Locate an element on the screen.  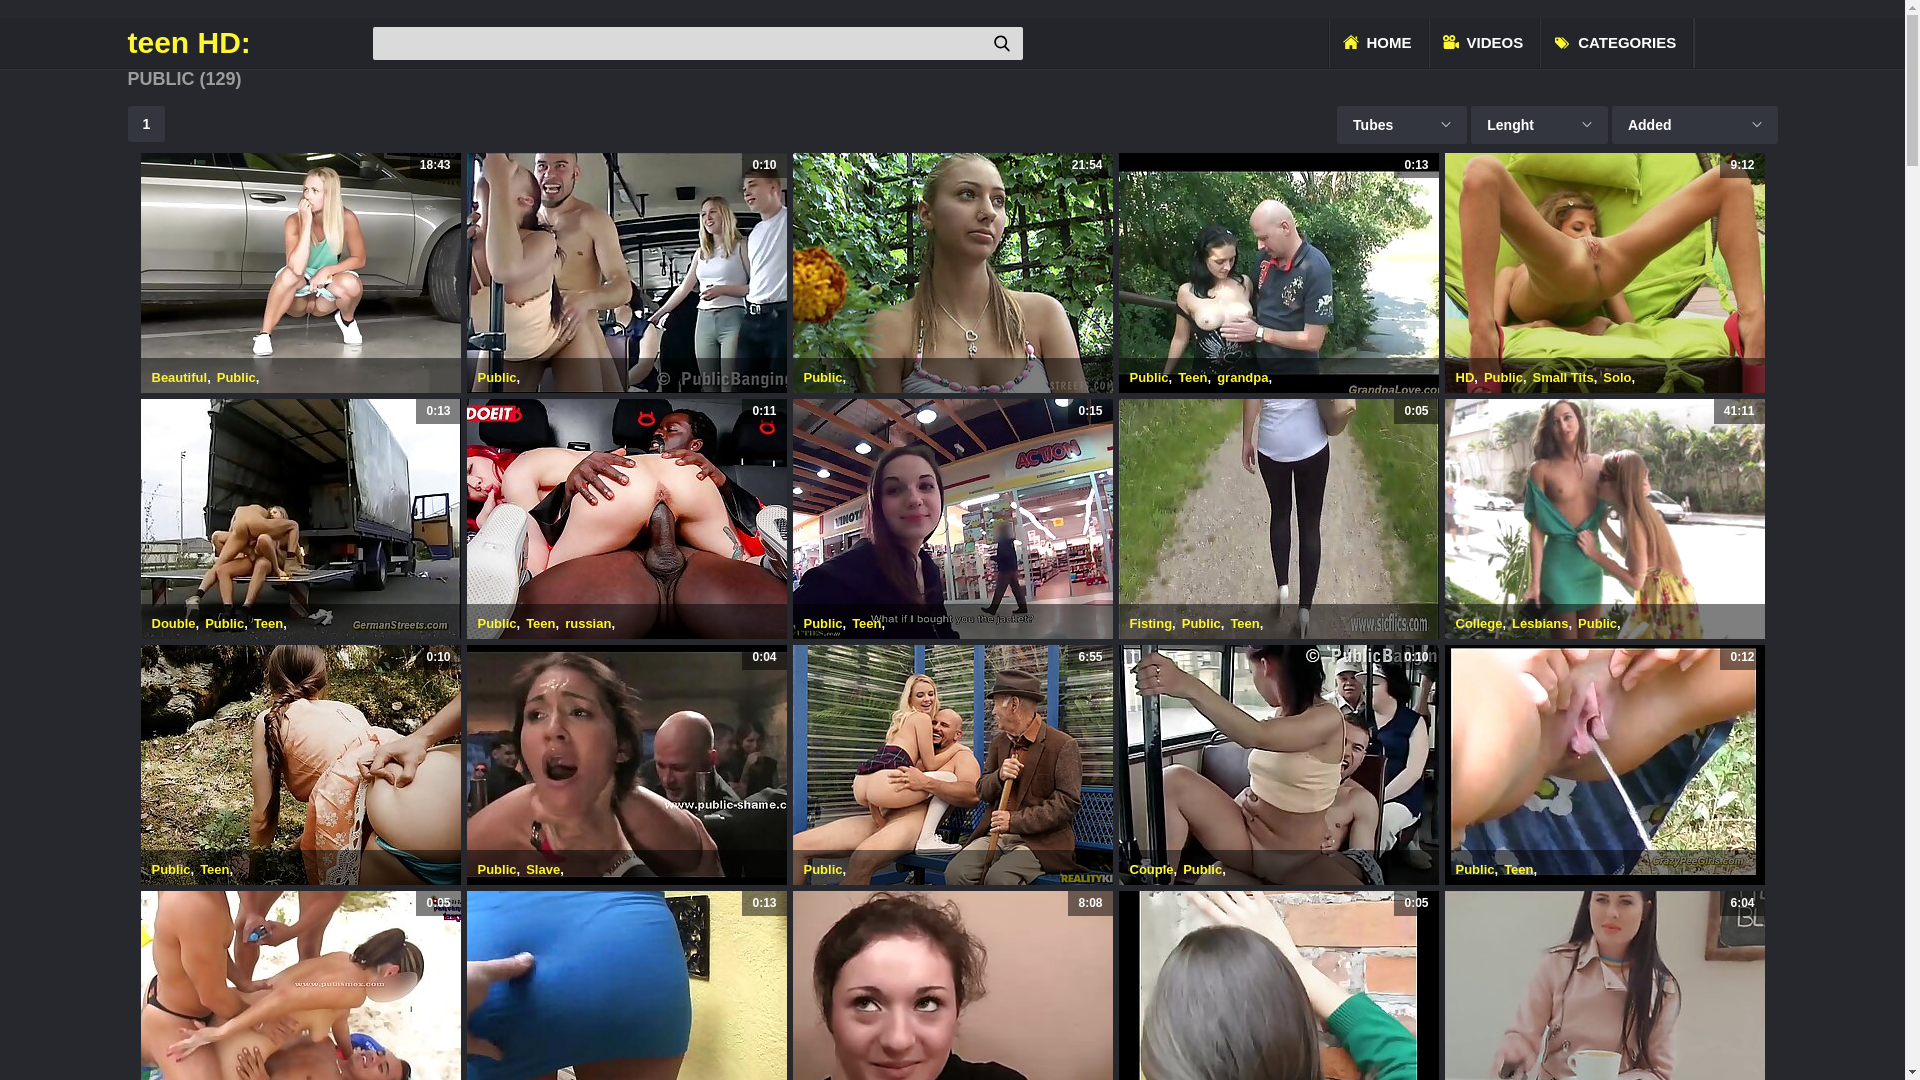
'21:54' is located at coordinates (950, 273).